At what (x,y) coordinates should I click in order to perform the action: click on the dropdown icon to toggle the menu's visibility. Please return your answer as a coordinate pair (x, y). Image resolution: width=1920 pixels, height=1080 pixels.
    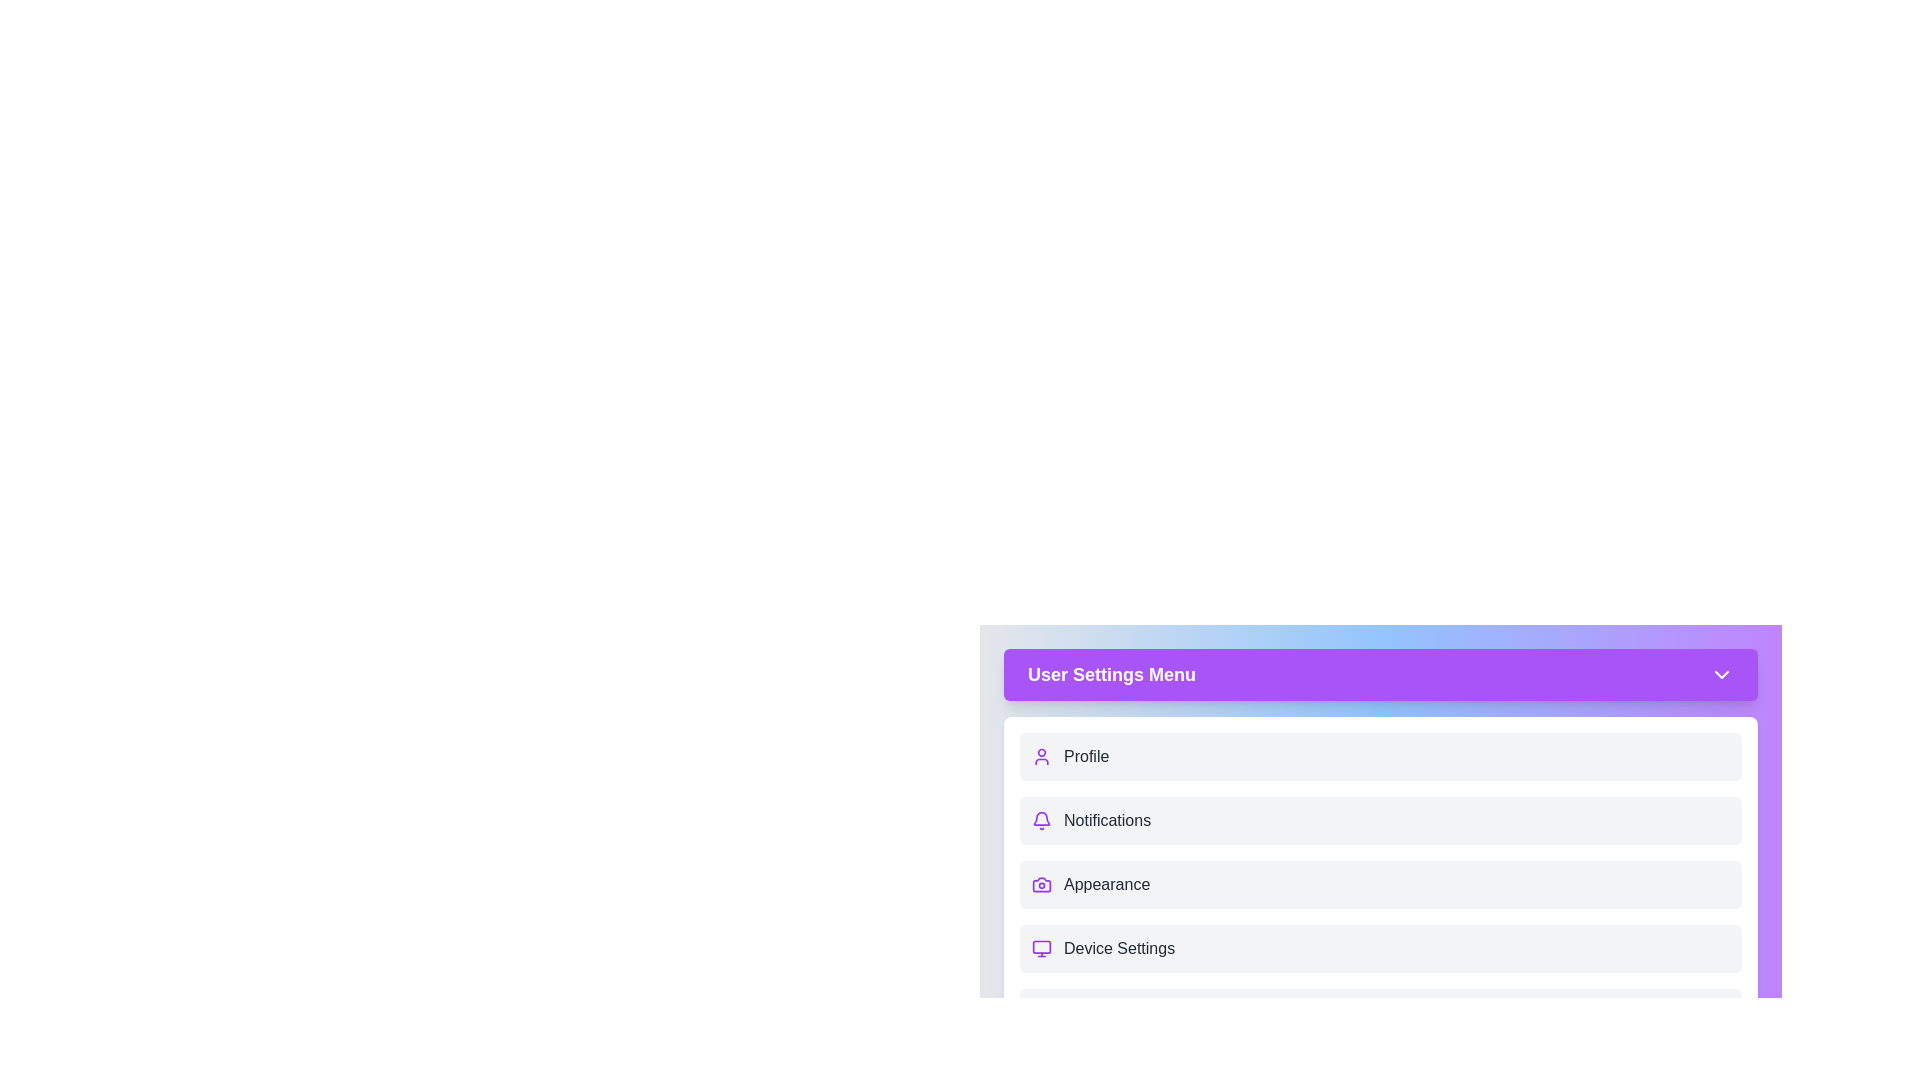
    Looking at the image, I should click on (1721, 675).